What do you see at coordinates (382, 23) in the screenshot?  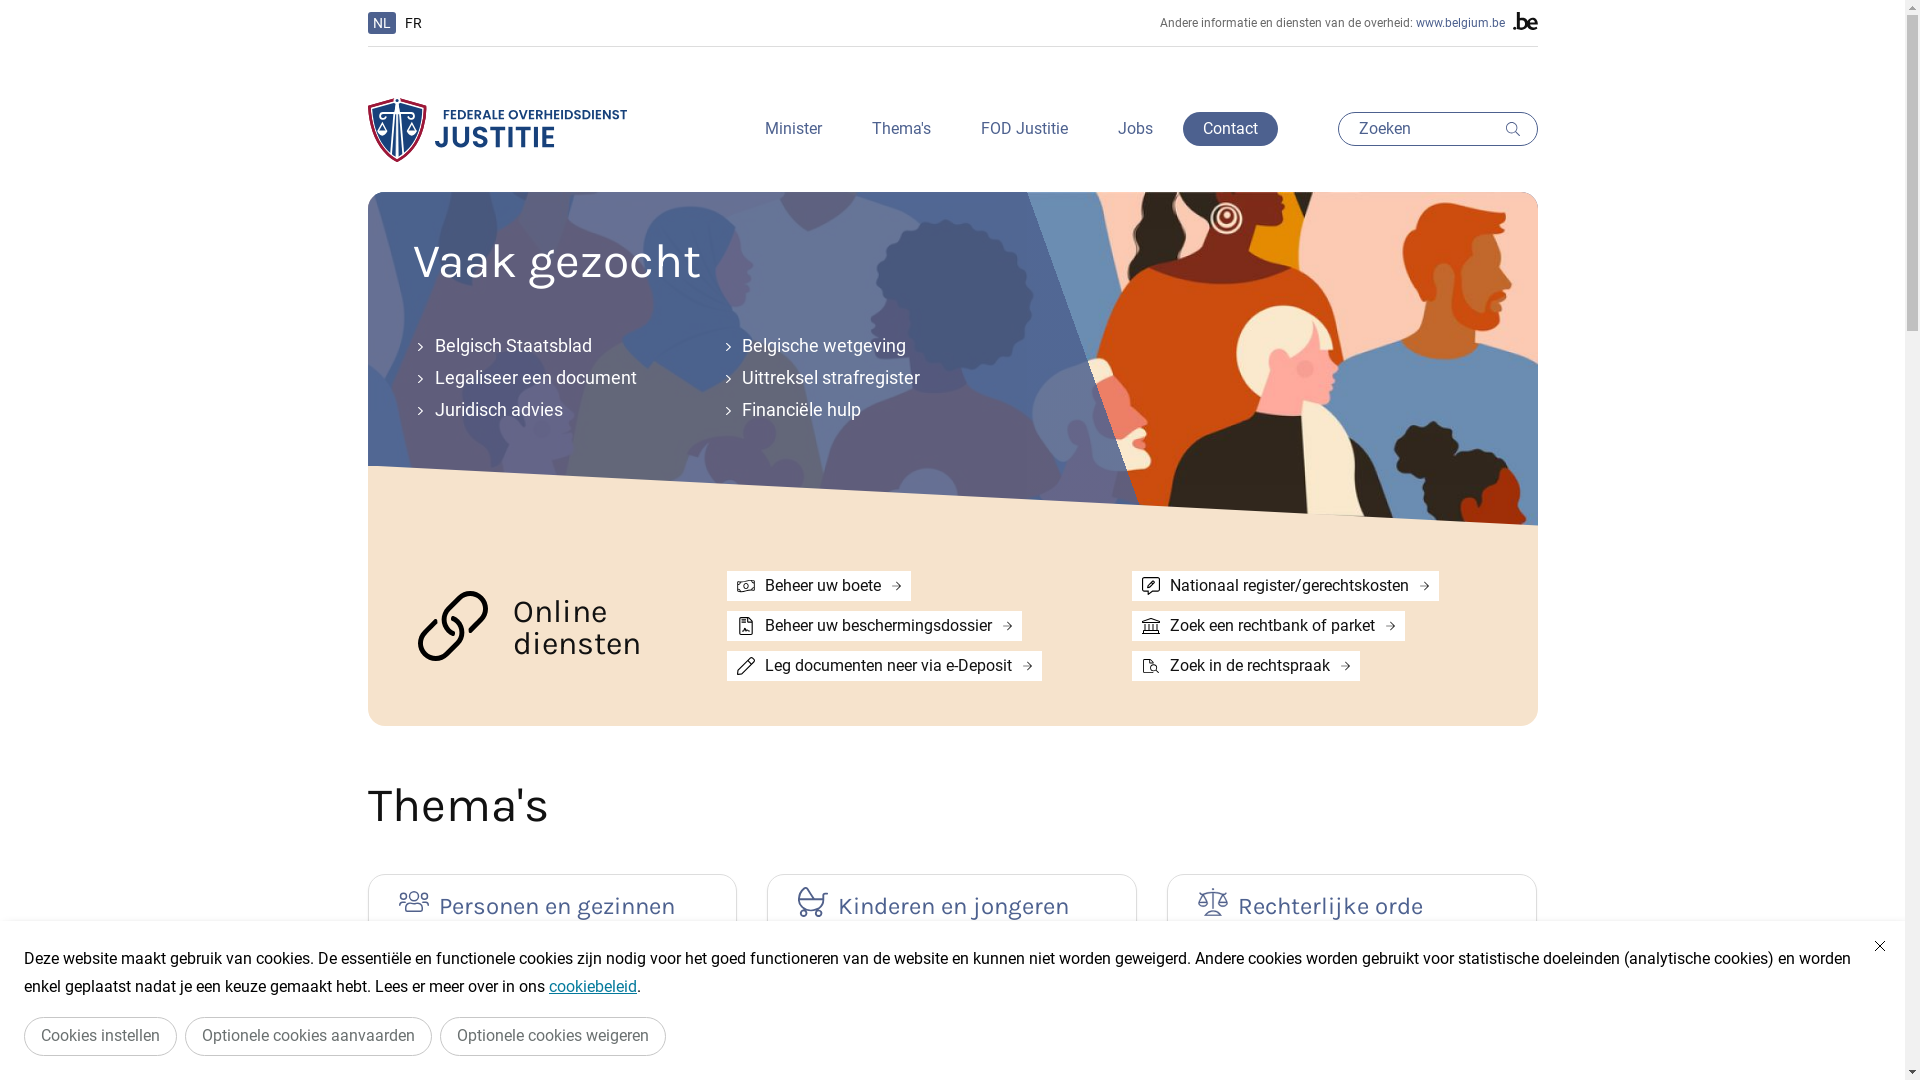 I see `'NL'` at bounding box center [382, 23].